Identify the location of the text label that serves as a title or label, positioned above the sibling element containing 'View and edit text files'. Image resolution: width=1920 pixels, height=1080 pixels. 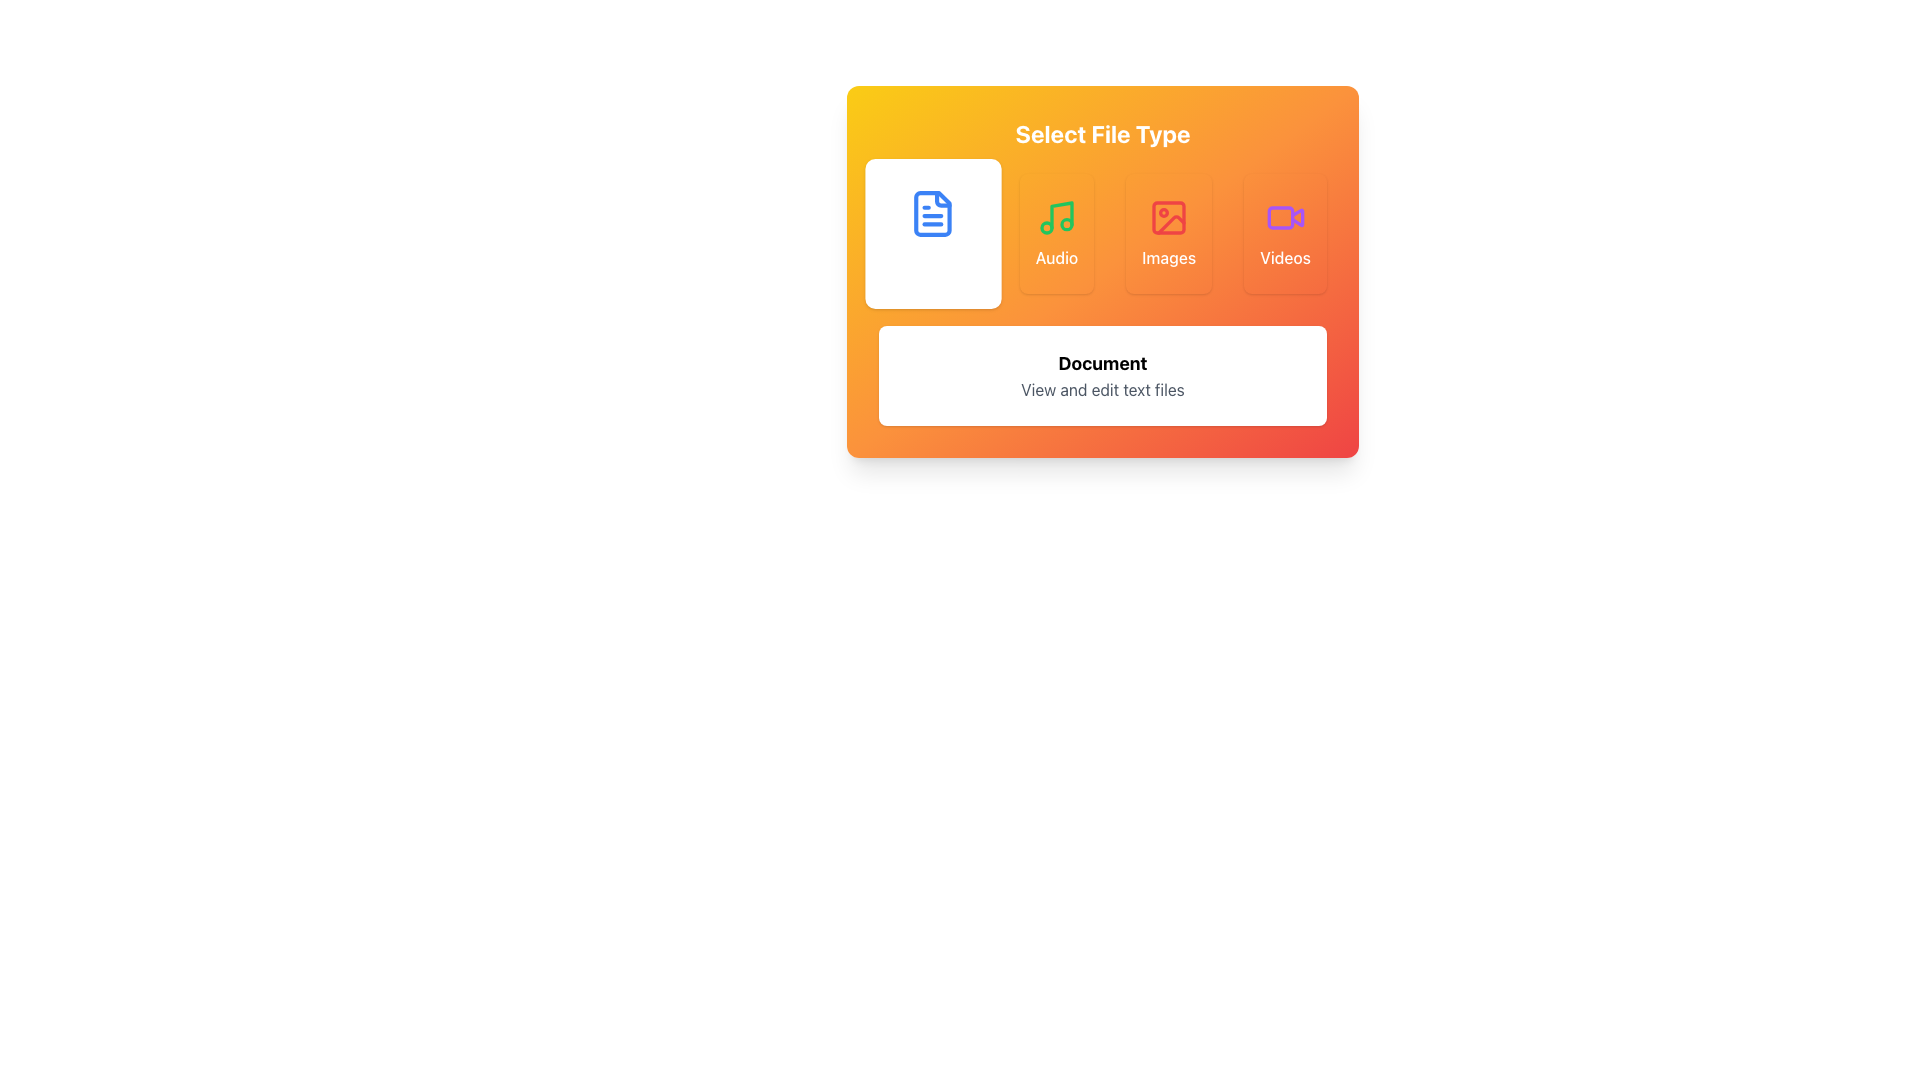
(1102, 363).